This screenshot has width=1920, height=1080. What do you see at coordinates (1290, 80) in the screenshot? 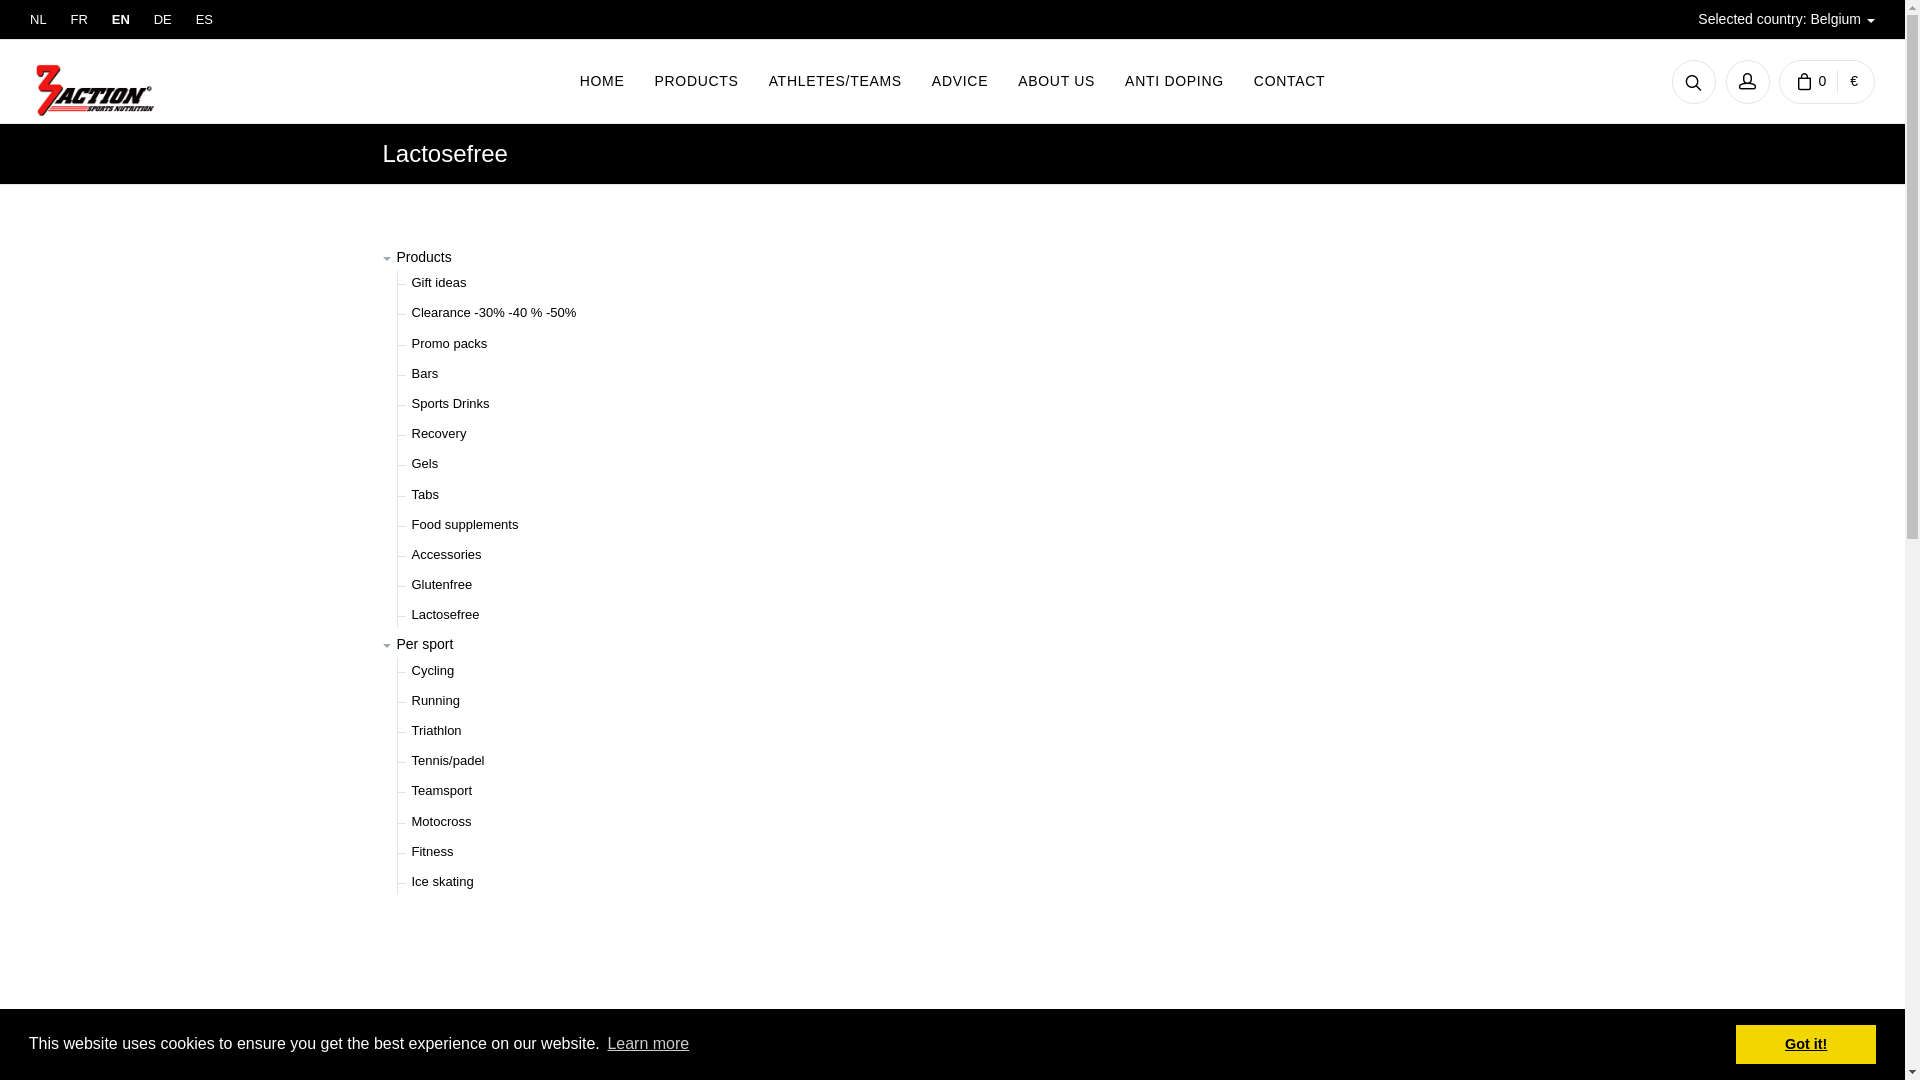
I see `'CONTACT'` at bounding box center [1290, 80].